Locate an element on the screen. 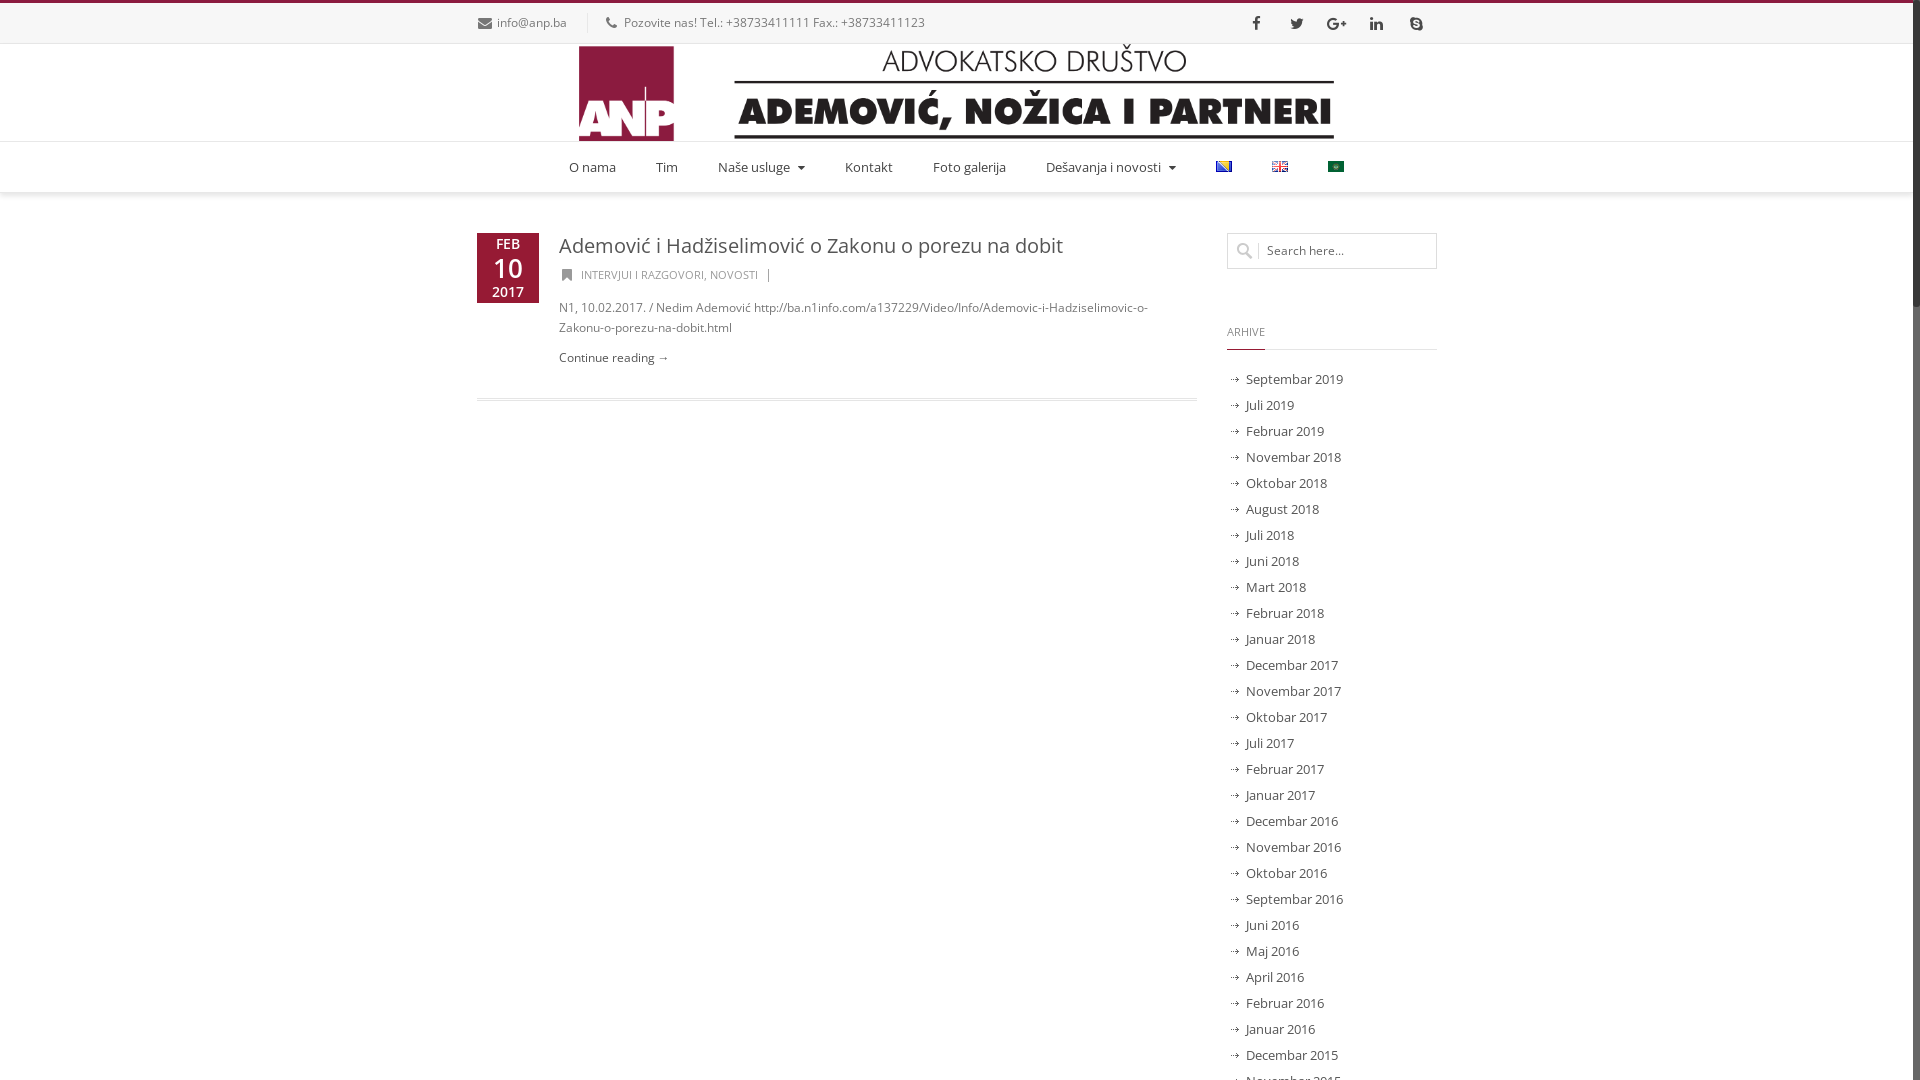 The image size is (1920, 1080). 'Juli 2017' is located at coordinates (1261, 743).